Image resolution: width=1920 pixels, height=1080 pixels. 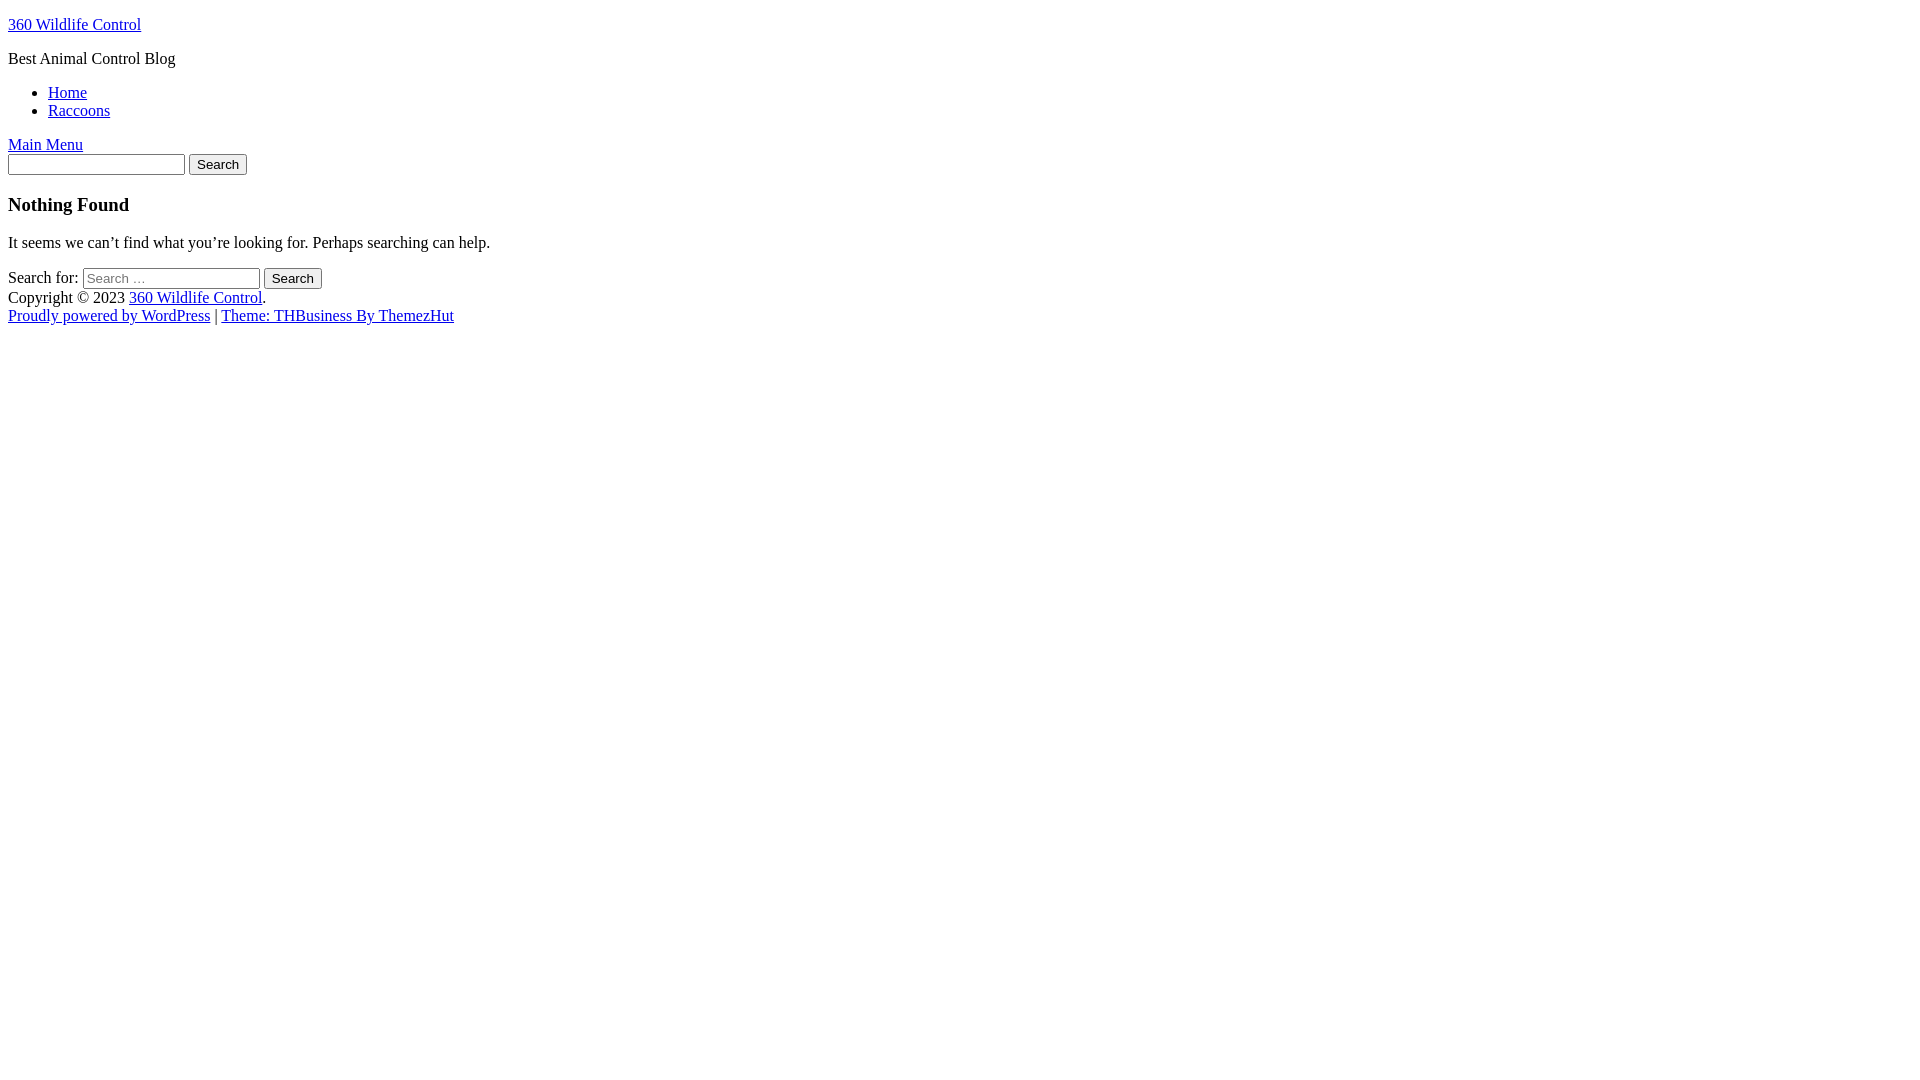 What do you see at coordinates (195, 297) in the screenshot?
I see `'360 Wildlife Control'` at bounding box center [195, 297].